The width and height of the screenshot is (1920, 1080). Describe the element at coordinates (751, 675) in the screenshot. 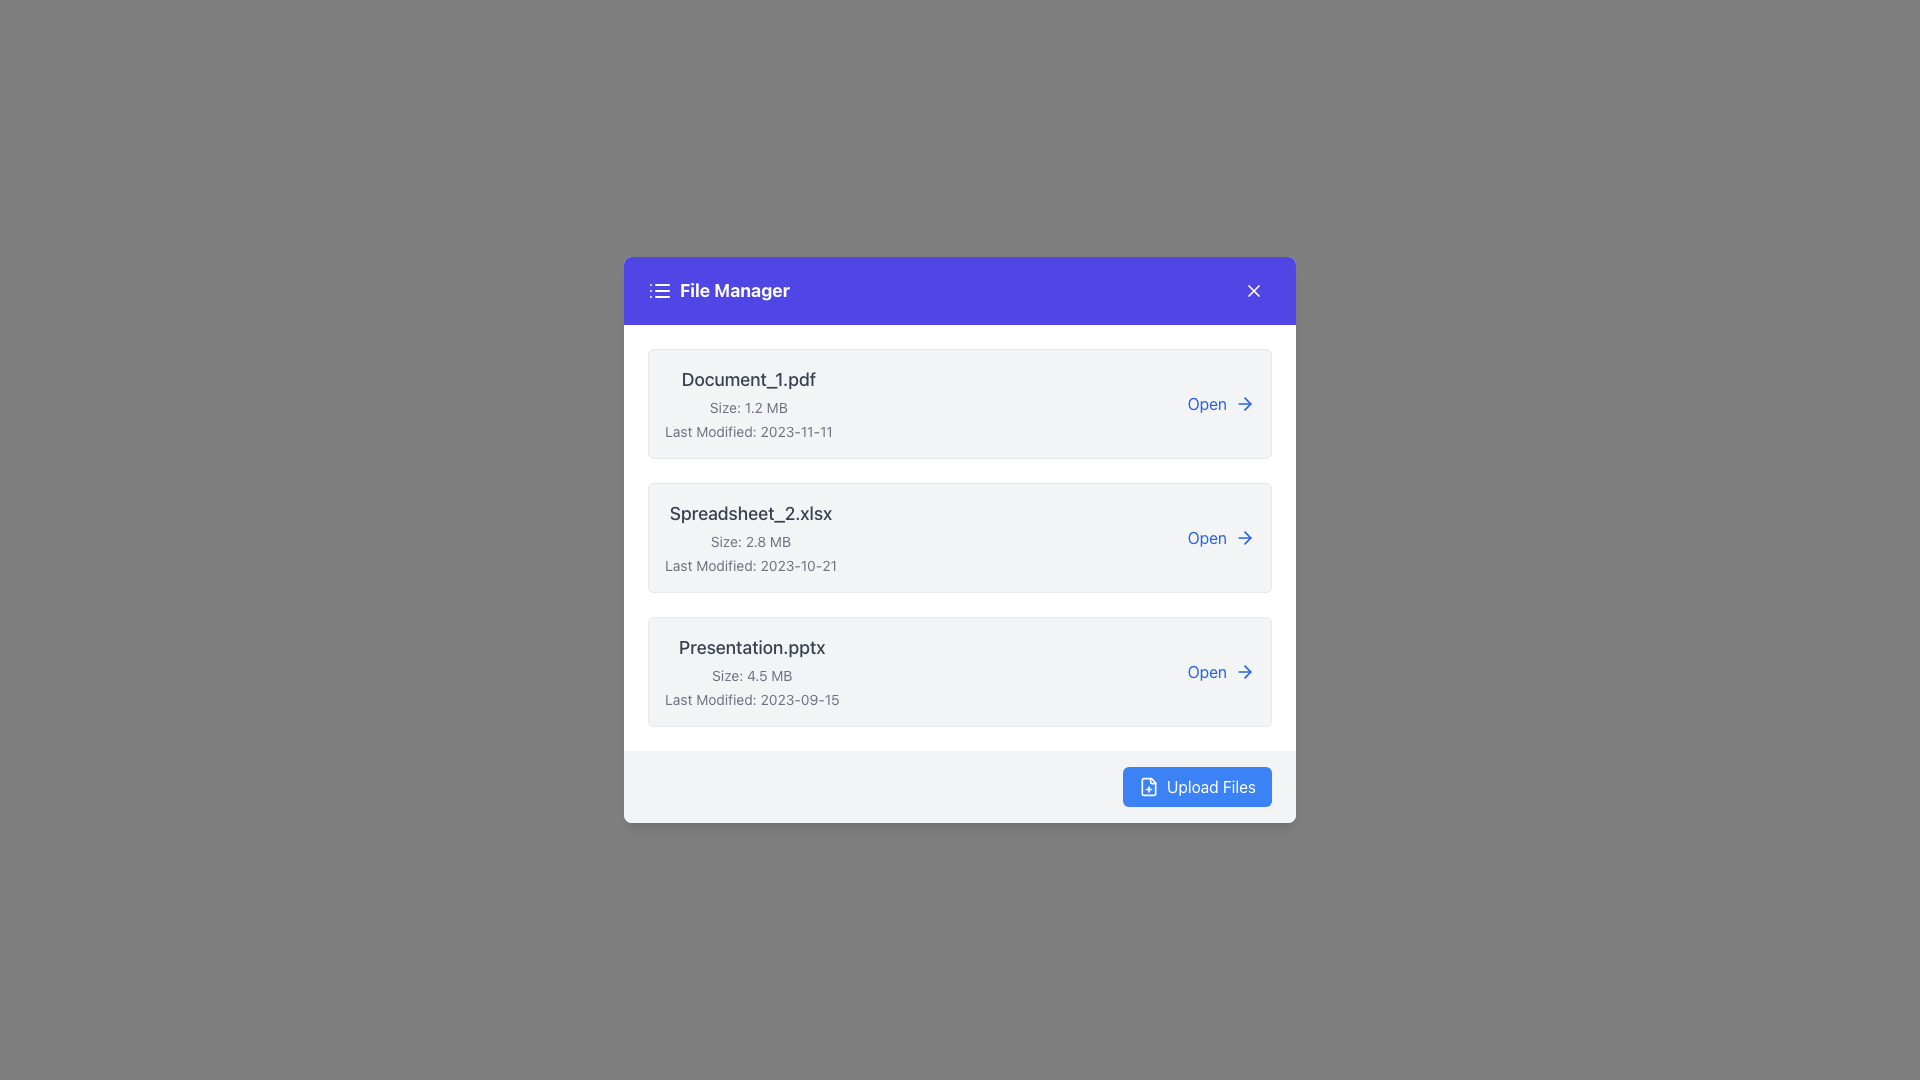

I see `the text label displaying the file size for 'Presentation.pptx', which is located beneath the title and above the modification date 'Last Modified: 2023-09-15'` at that location.